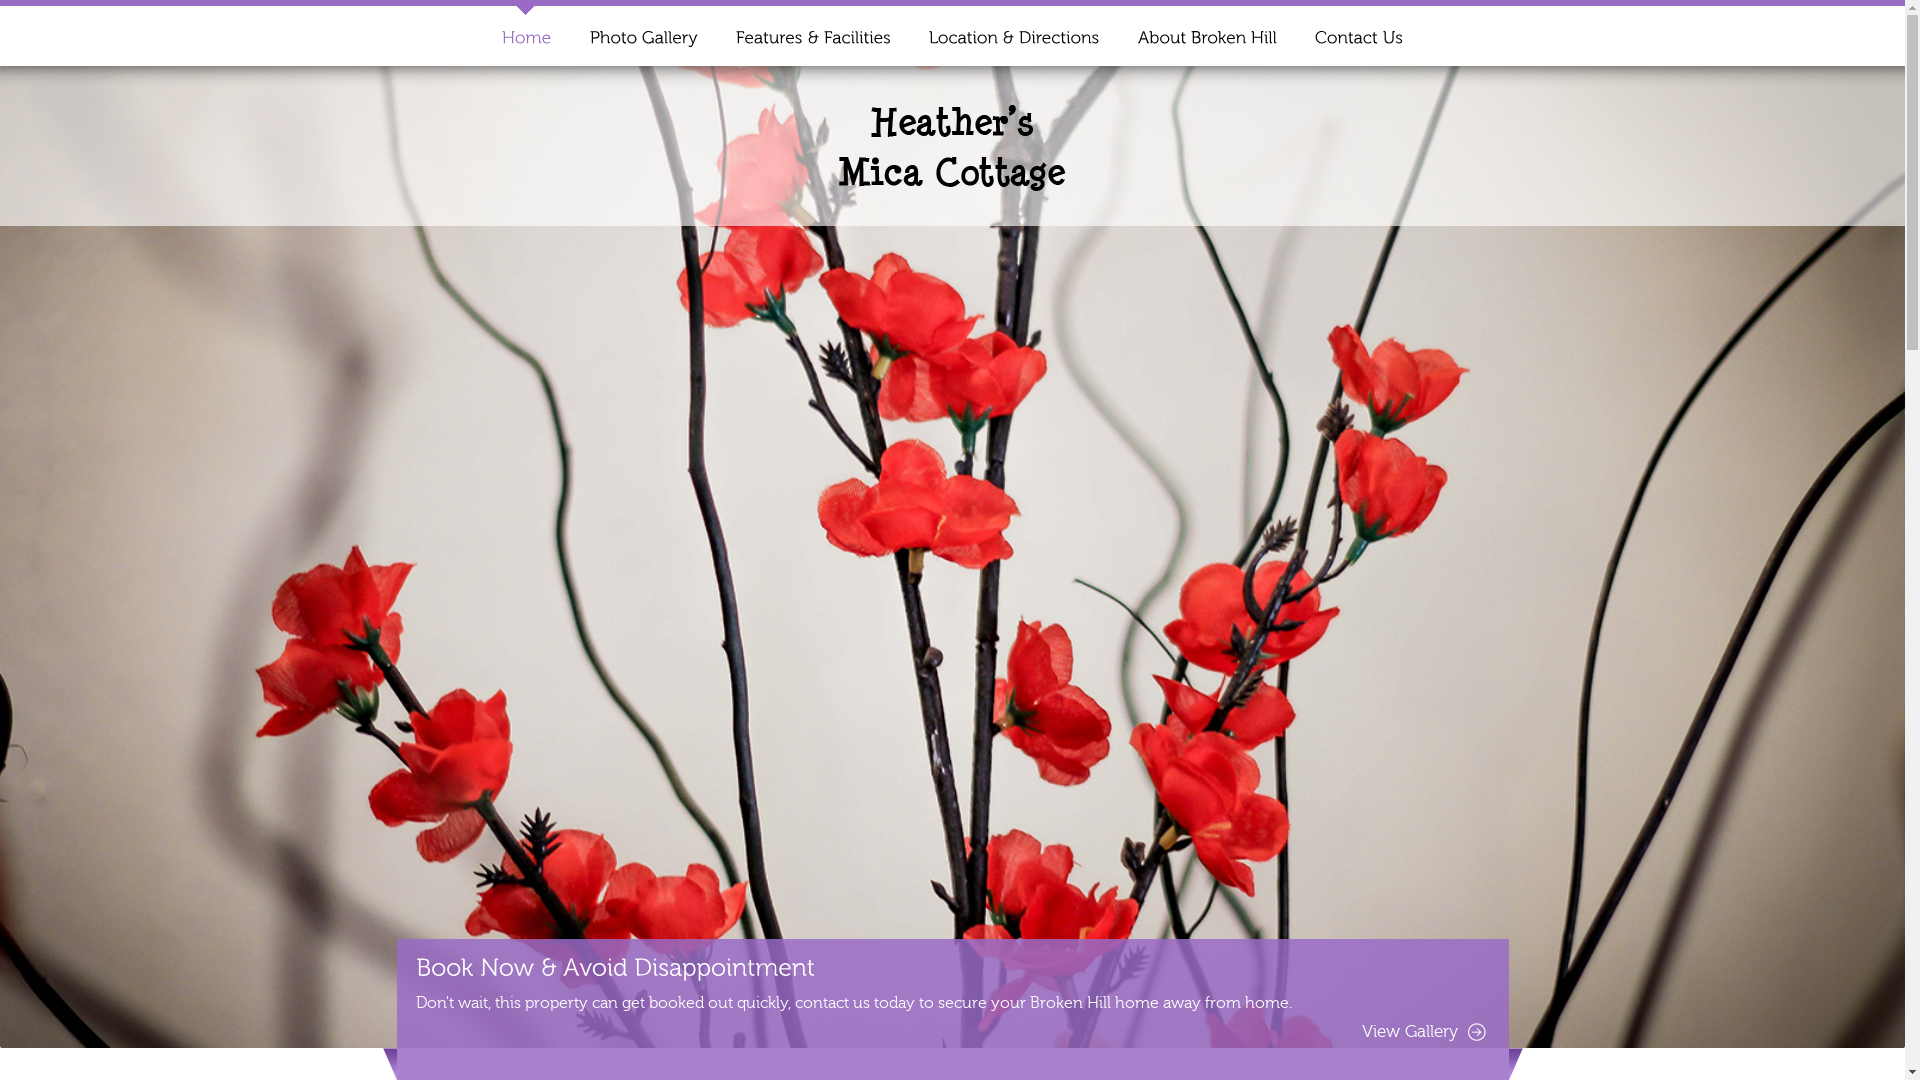  What do you see at coordinates (1361, 1032) in the screenshot?
I see `'View Gallery'` at bounding box center [1361, 1032].